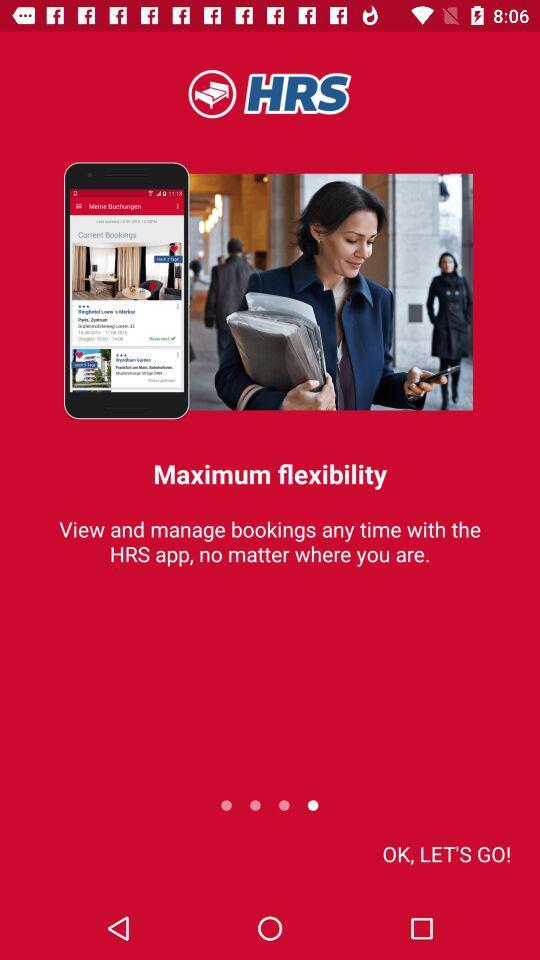 This screenshot has width=540, height=960. I want to click on the icon below view and manage item, so click(446, 852).